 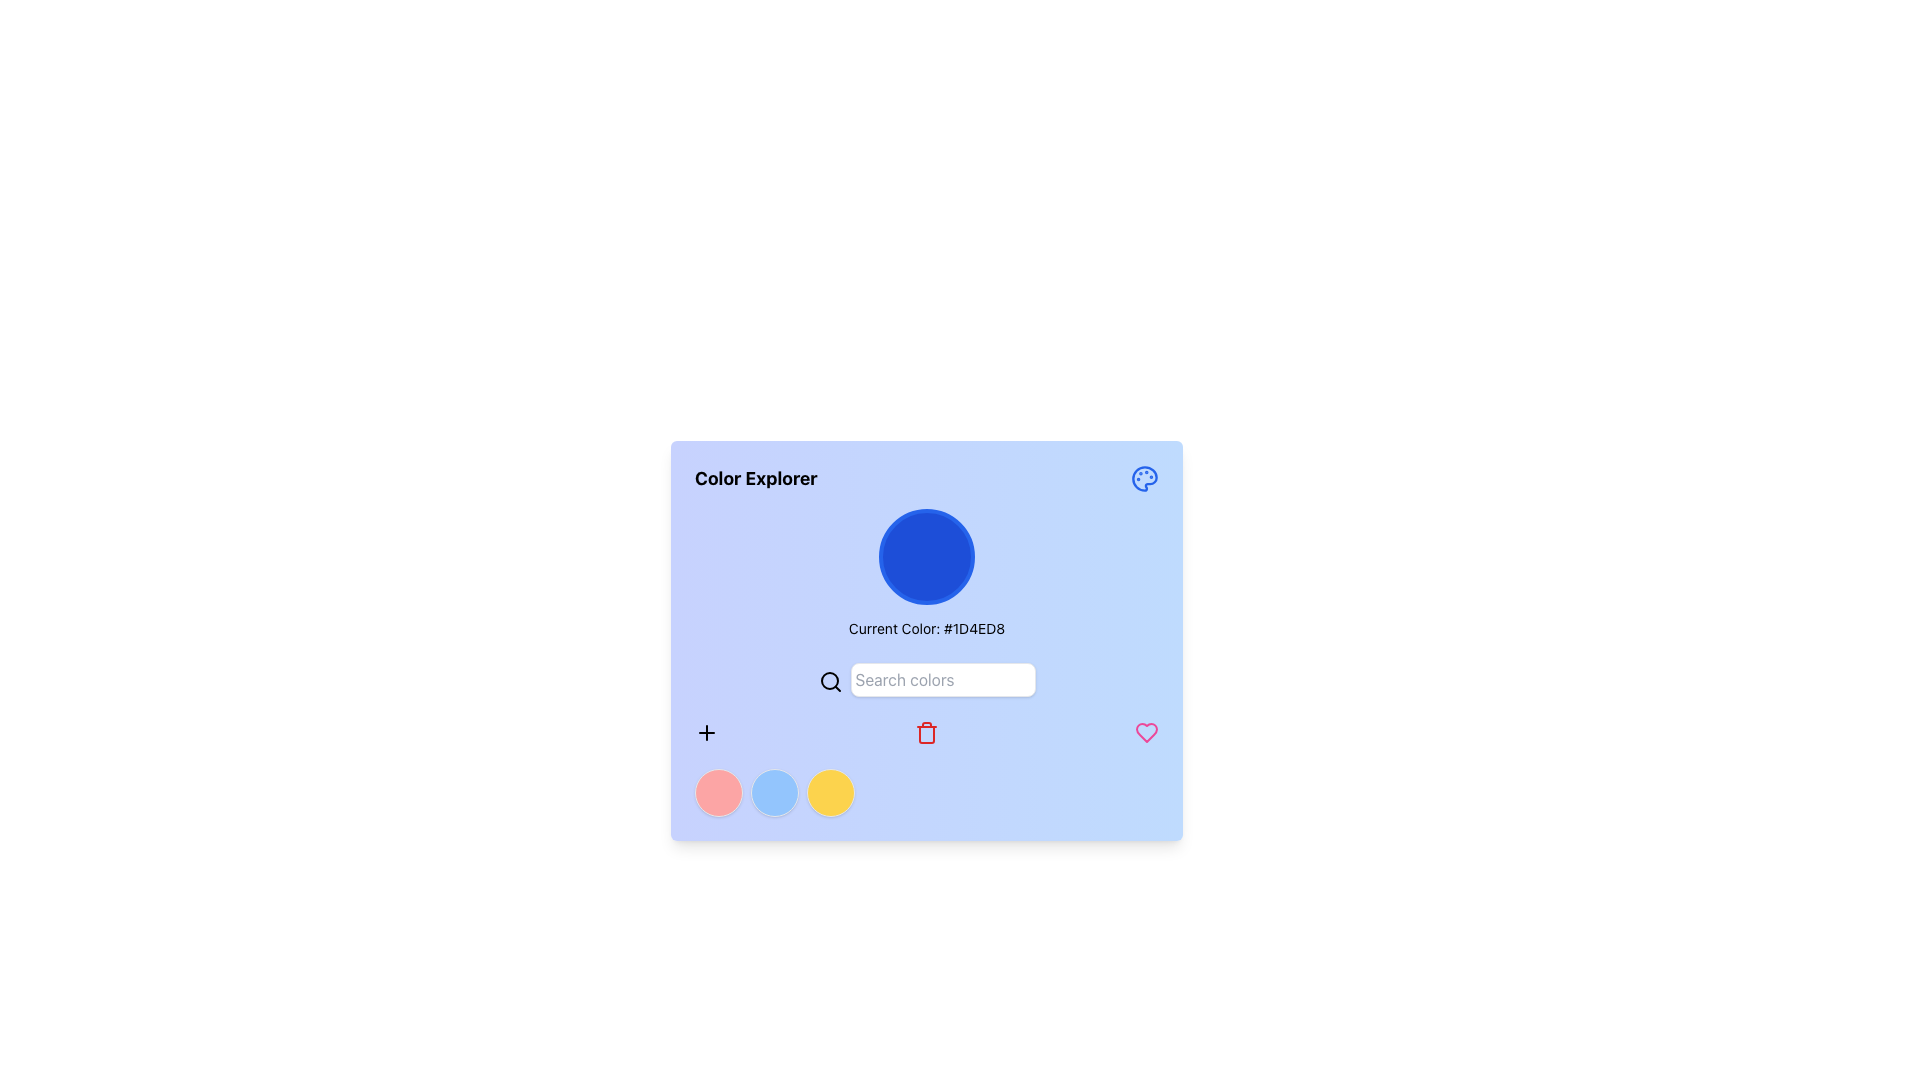 I want to click on the SVG heart icon located at the bottom-right corner of the interface to mark it as a favorite, so click(x=1147, y=732).